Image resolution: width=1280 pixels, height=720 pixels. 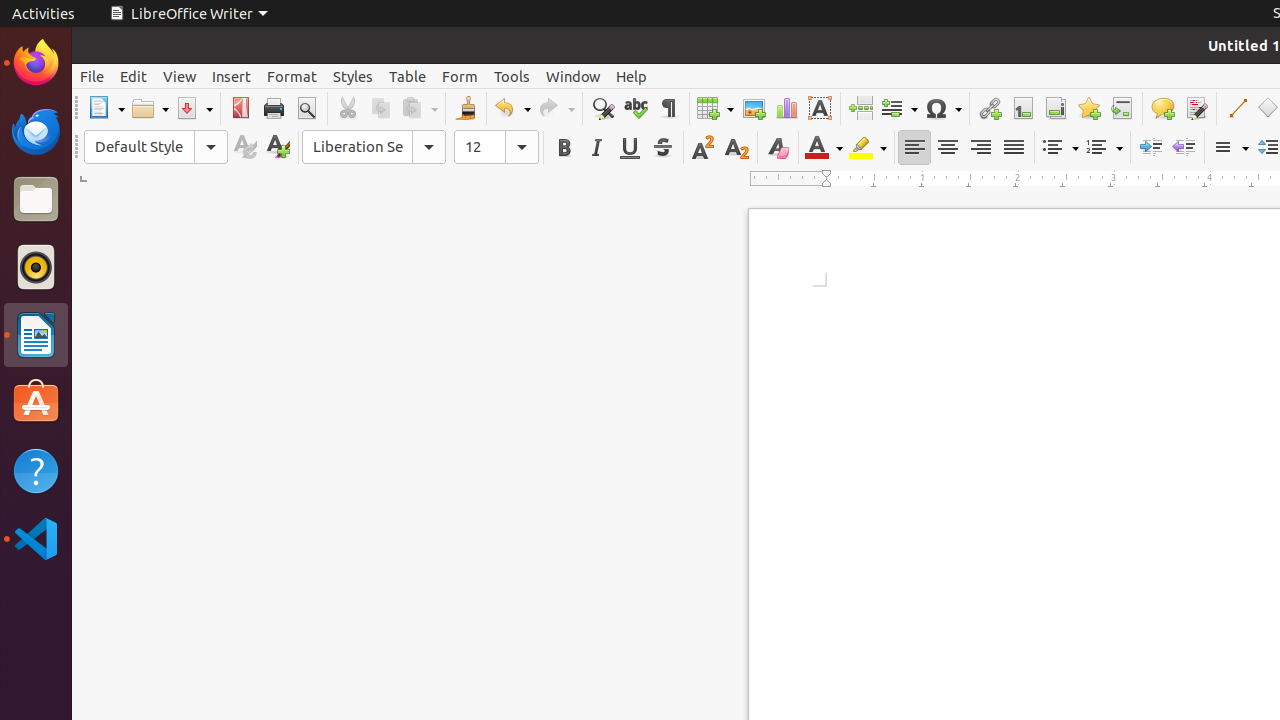 I want to click on 'Italic', so click(x=595, y=146).